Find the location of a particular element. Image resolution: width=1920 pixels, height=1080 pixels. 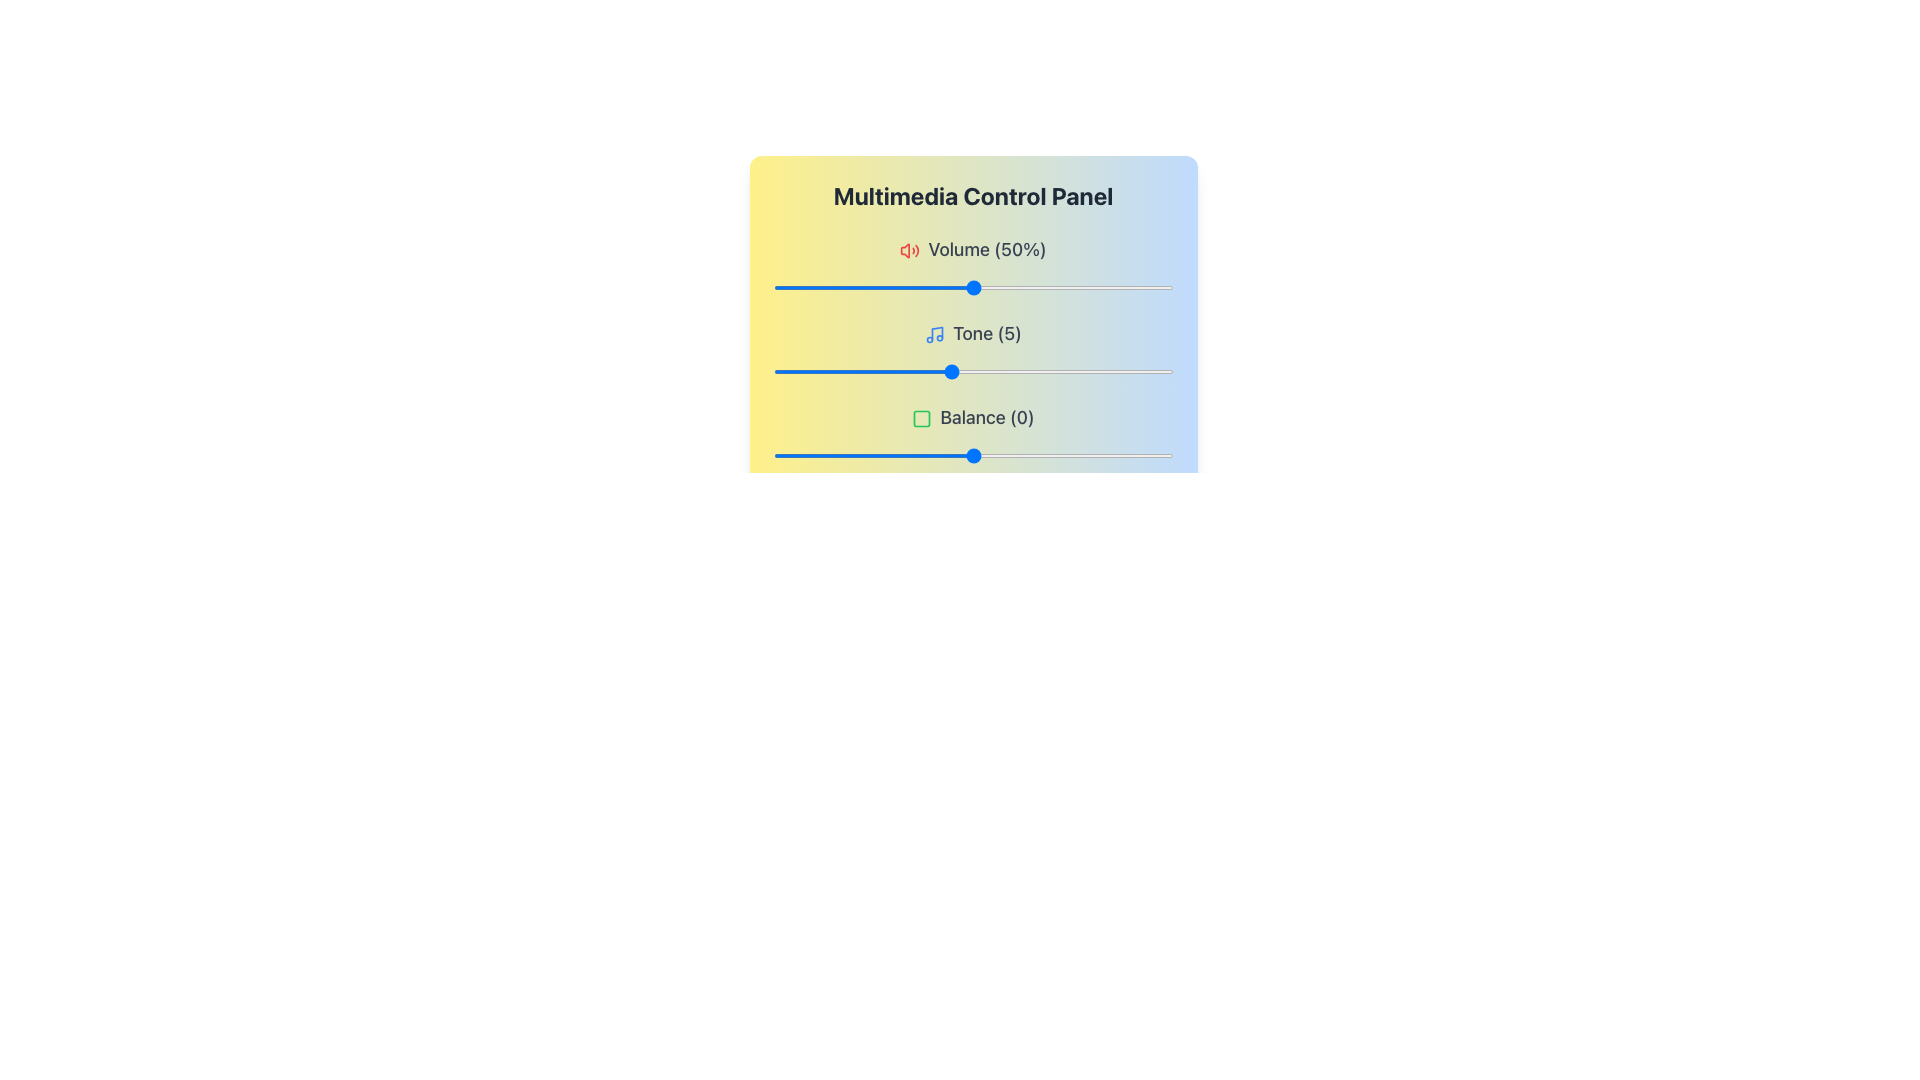

the range slider located in the 'Balance (0)' section to potentially display additional information is located at coordinates (973, 455).